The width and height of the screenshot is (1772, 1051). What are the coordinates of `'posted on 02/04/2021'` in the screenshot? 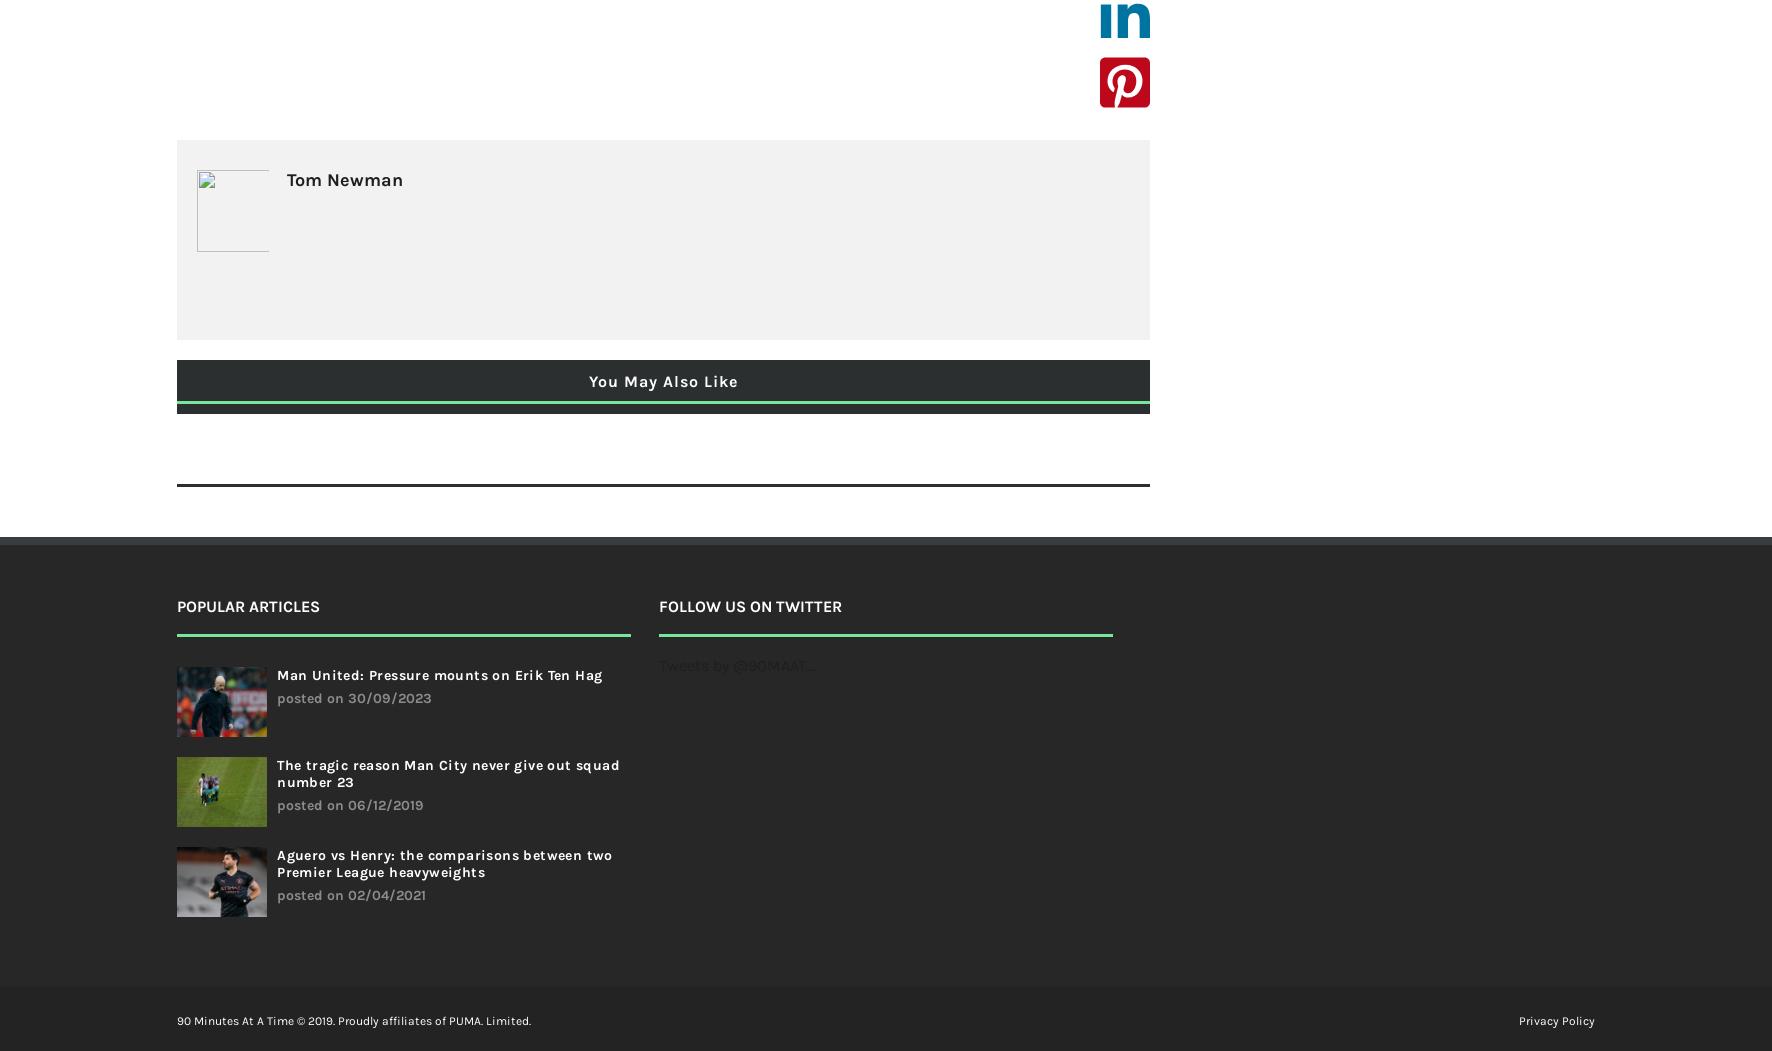 It's located at (351, 895).